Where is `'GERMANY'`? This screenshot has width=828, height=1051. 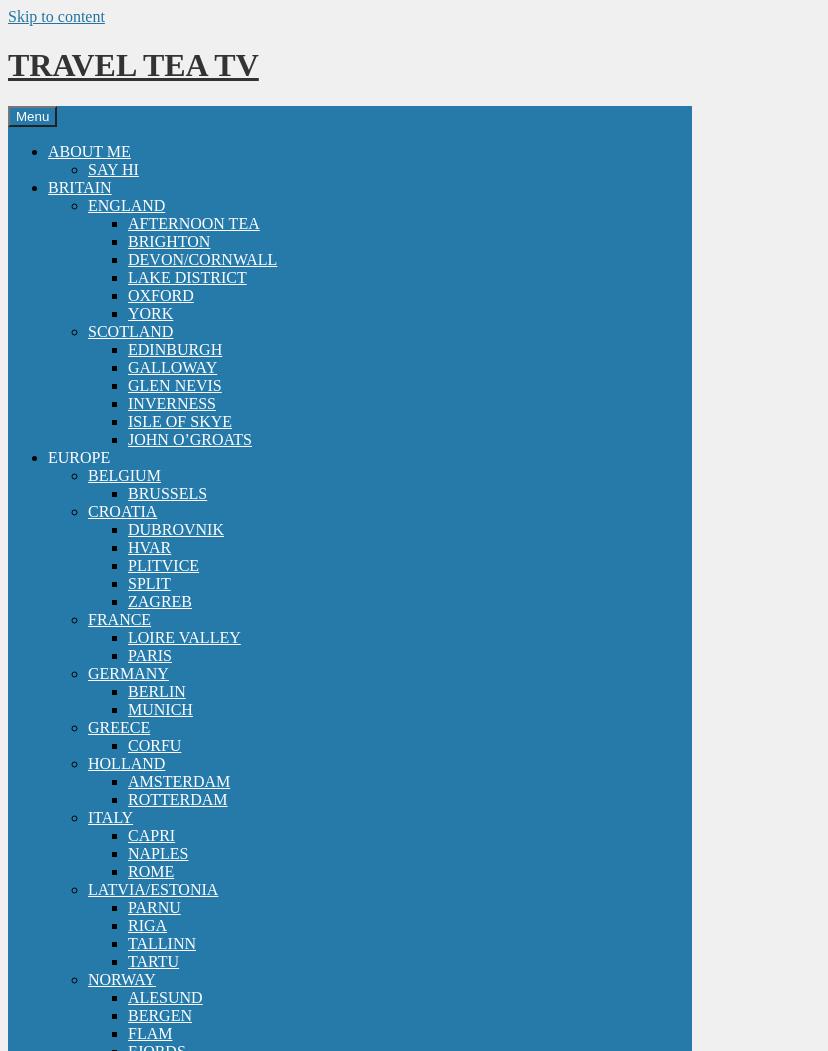 'GERMANY' is located at coordinates (127, 672).